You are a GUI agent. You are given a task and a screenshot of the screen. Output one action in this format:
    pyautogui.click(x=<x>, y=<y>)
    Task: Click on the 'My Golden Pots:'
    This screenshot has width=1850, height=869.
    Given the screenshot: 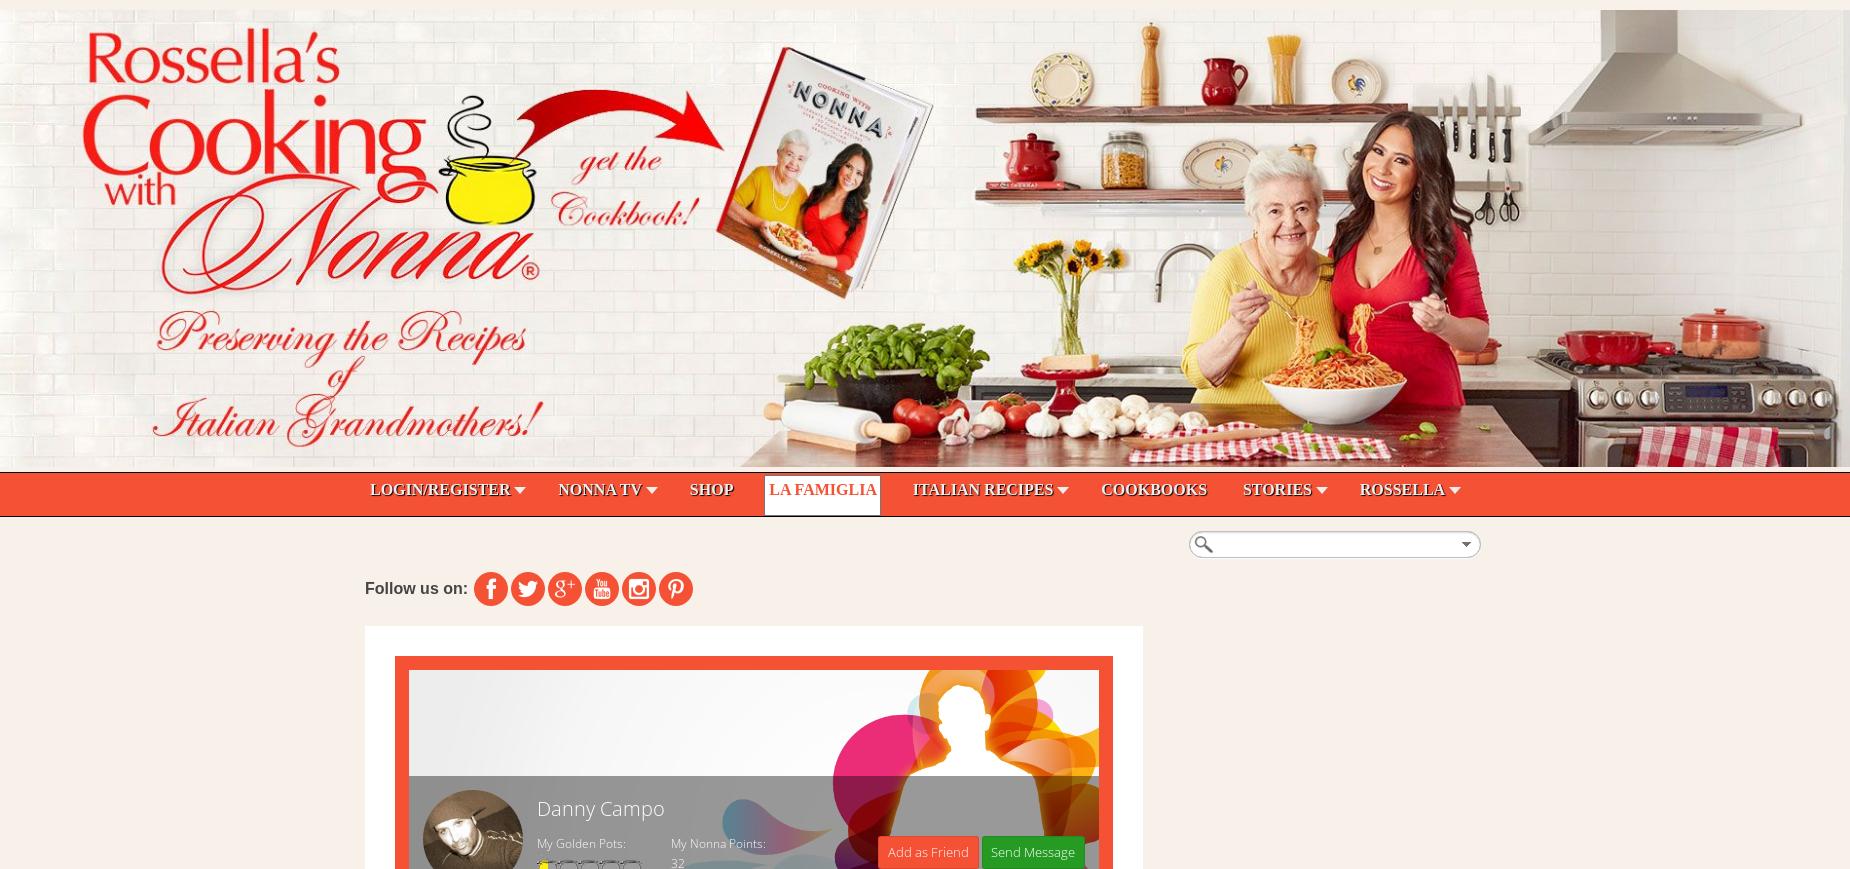 What is the action you would take?
    pyautogui.click(x=581, y=843)
    